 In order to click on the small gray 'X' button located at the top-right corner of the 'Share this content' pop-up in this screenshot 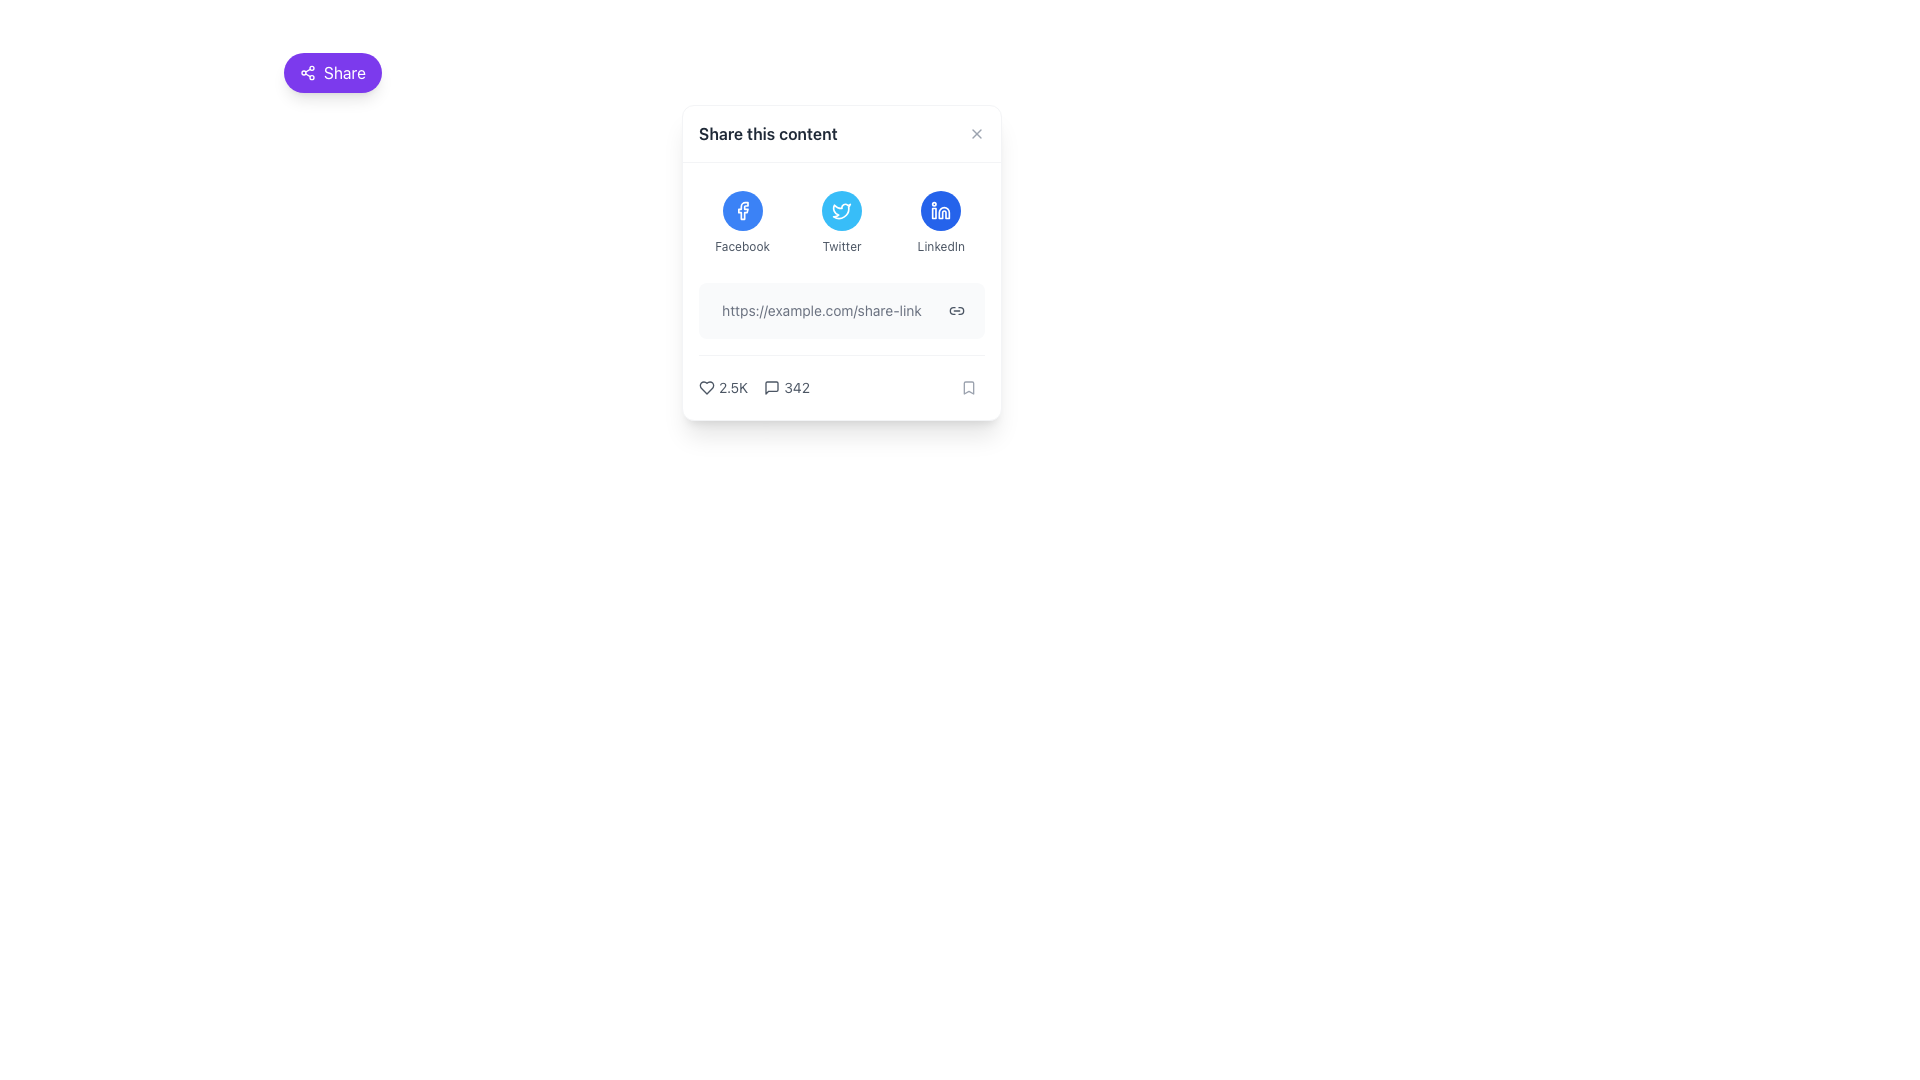, I will do `click(977, 134)`.